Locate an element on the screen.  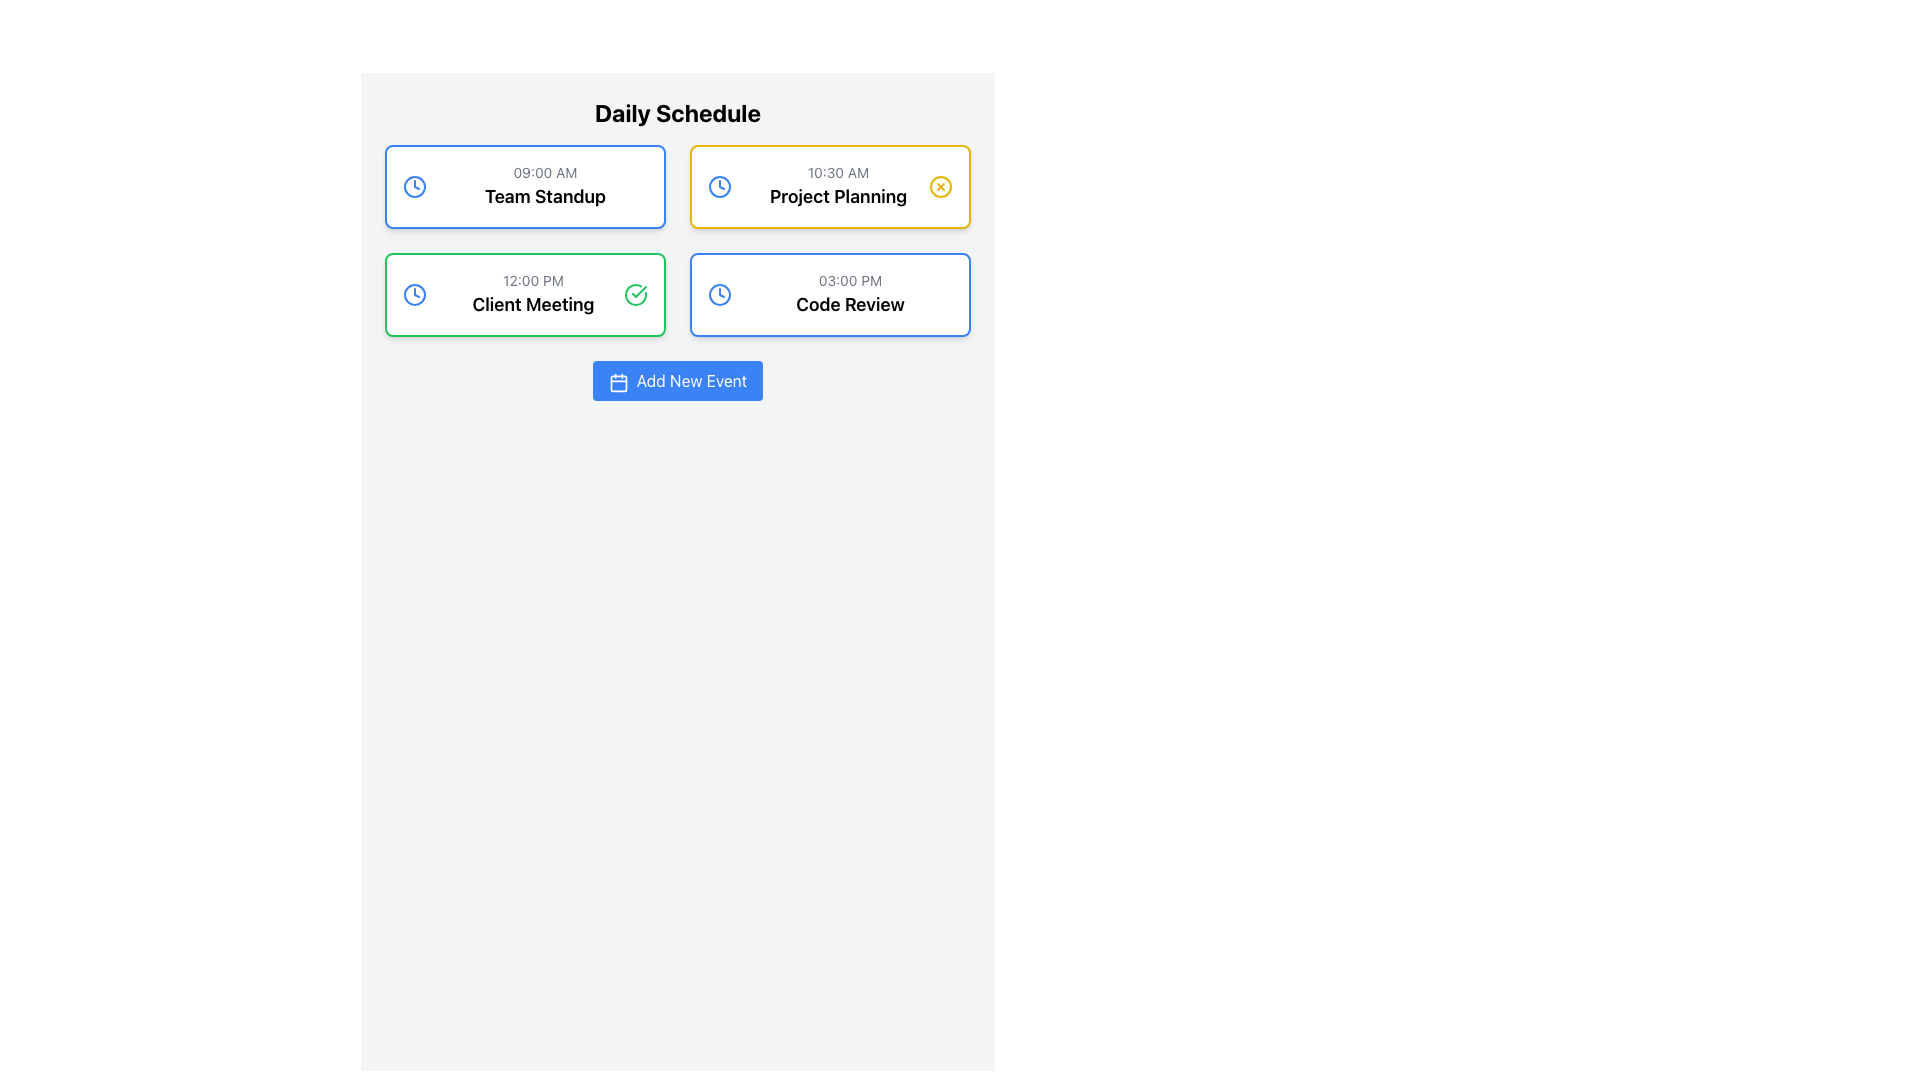
time information displayed in the text label showing '10:30 AM' located at the top of the 'Project Planning' card in the second column of a 2x2 grid layout is located at coordinates (838, 172).